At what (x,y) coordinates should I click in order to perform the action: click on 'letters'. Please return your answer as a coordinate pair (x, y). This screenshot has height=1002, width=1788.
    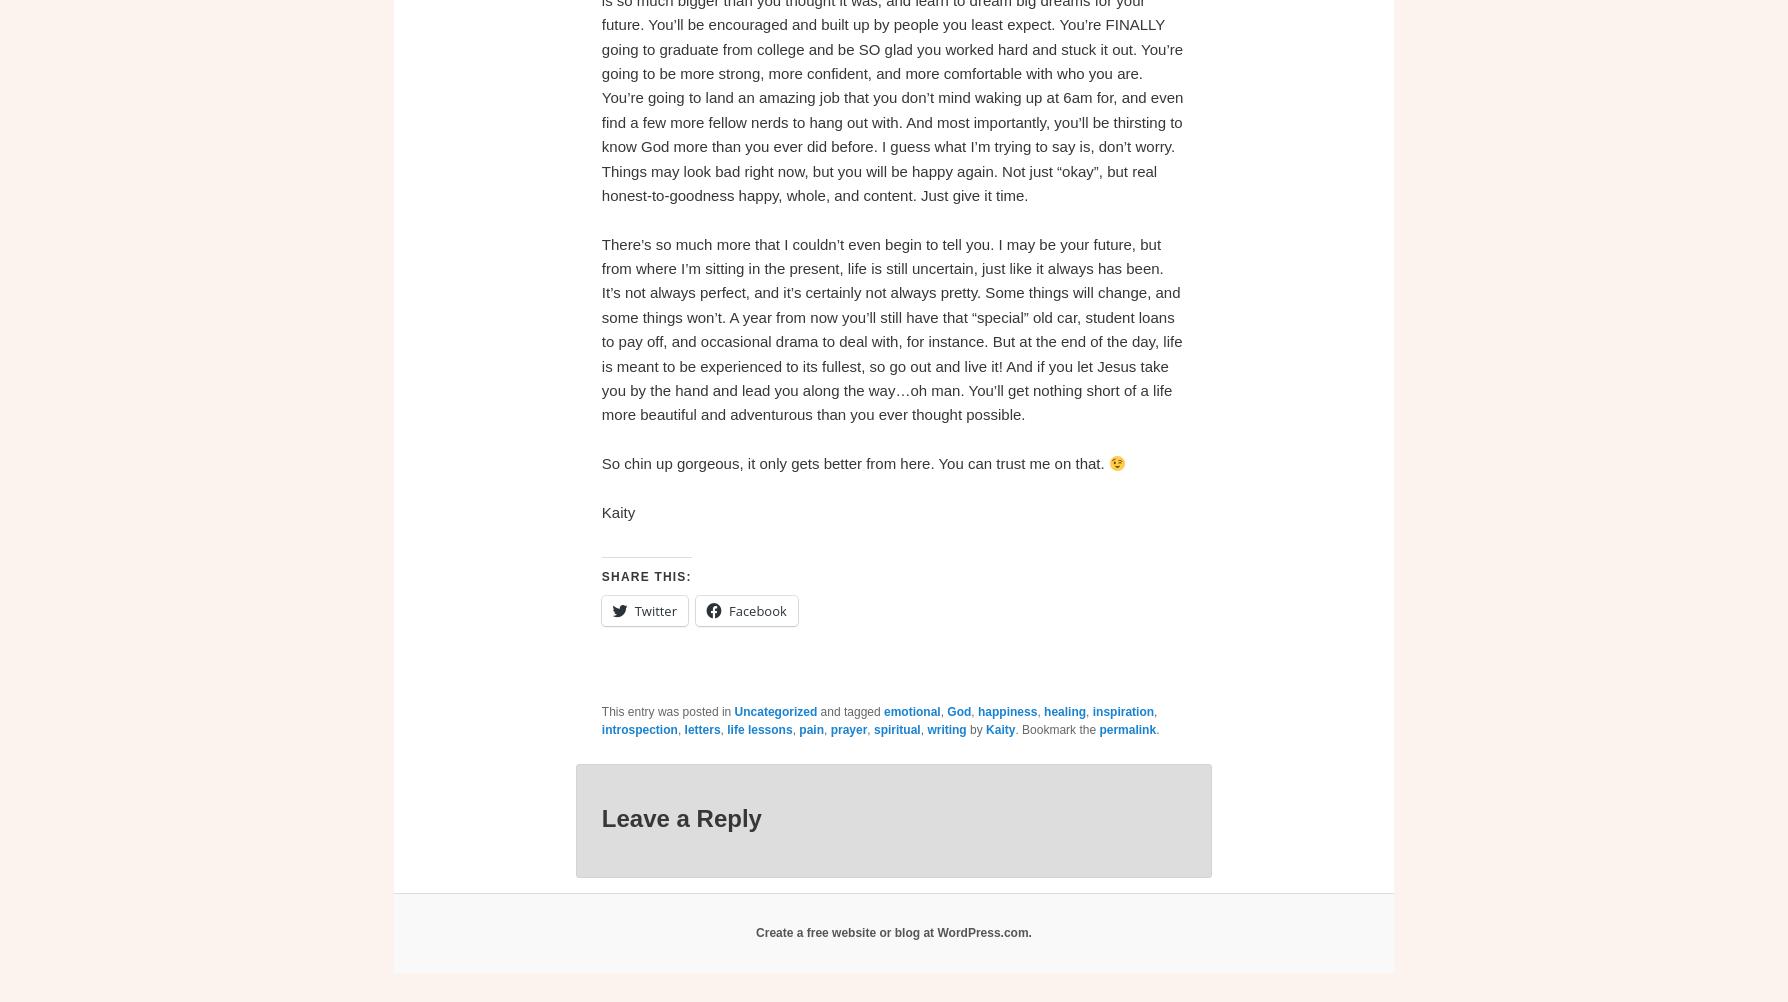
    Looking at the image, I should click on (700, 729).